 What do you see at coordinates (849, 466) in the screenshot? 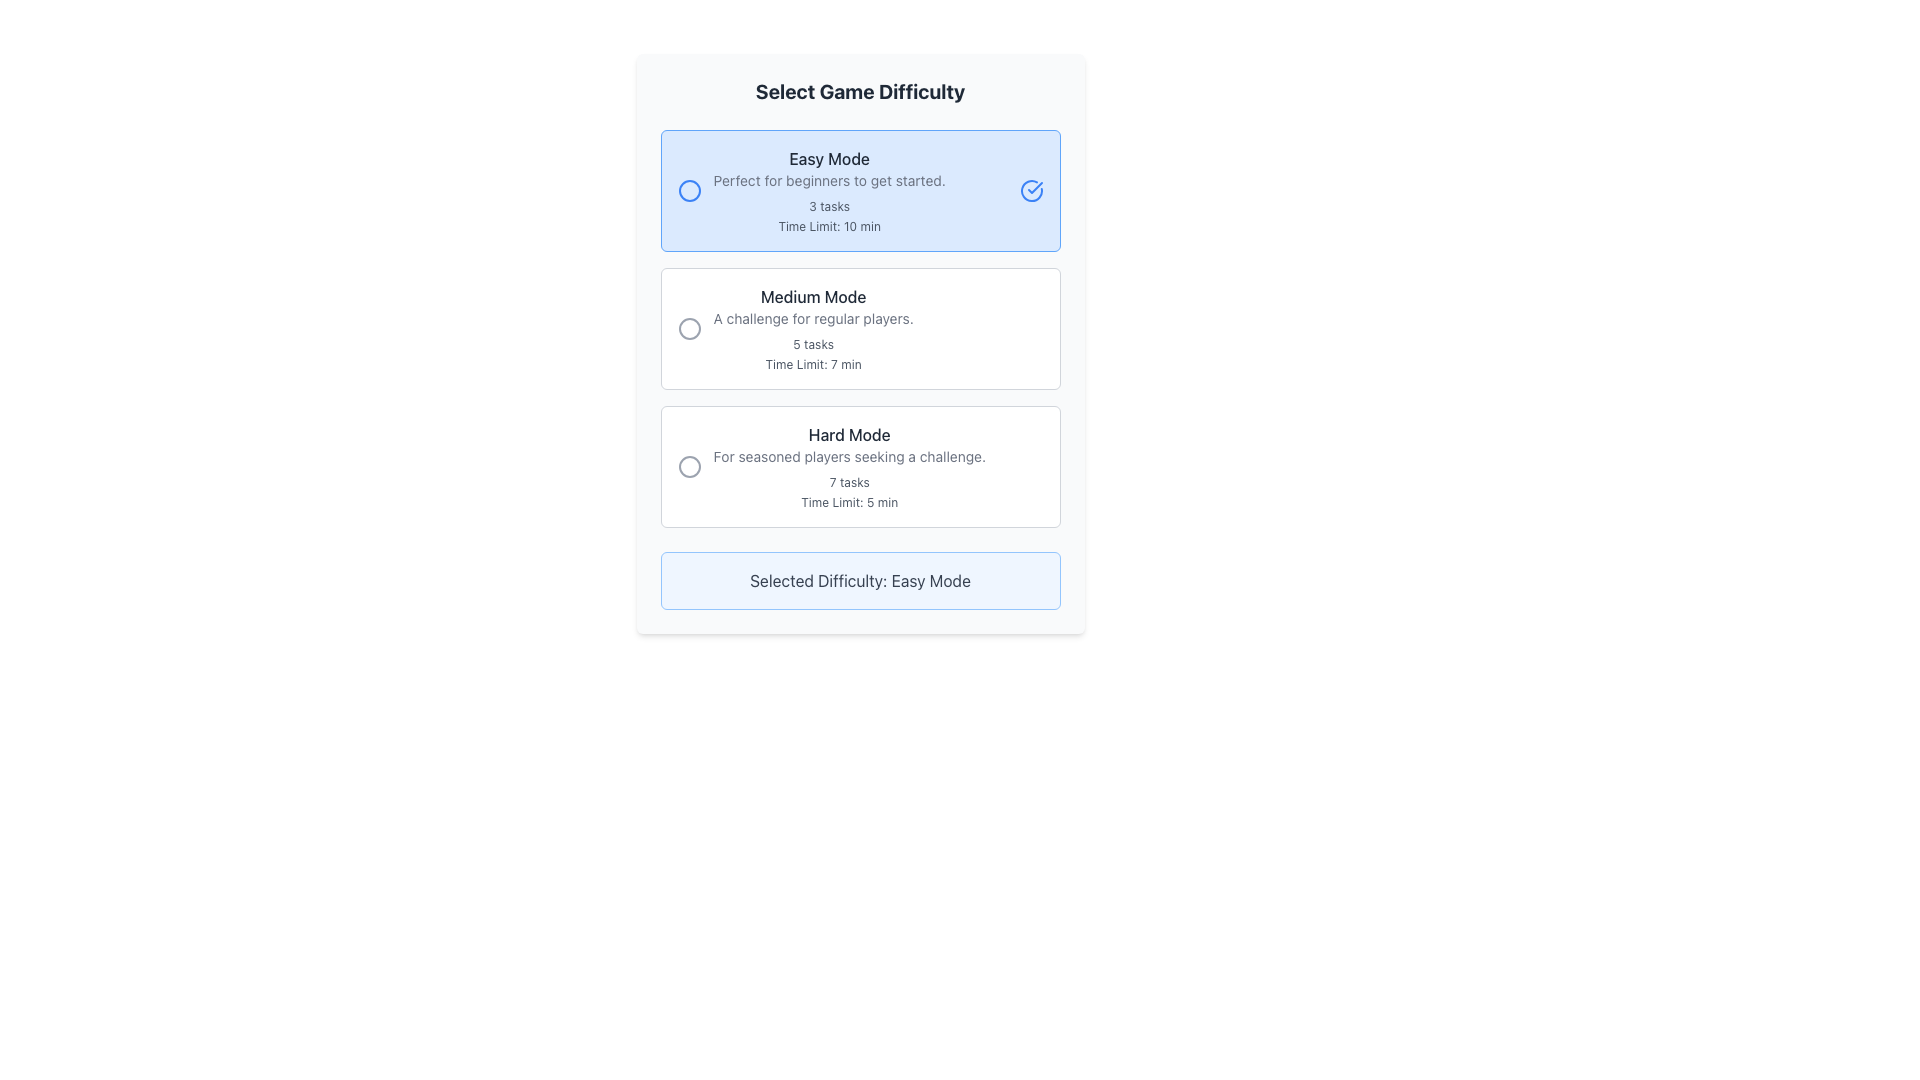
I see `the Informational text block that describes the 'Hard Mode' difficulty setting, which is located between the 'Medium Mode' option and the informational bar` at bounding box center [849, 466].